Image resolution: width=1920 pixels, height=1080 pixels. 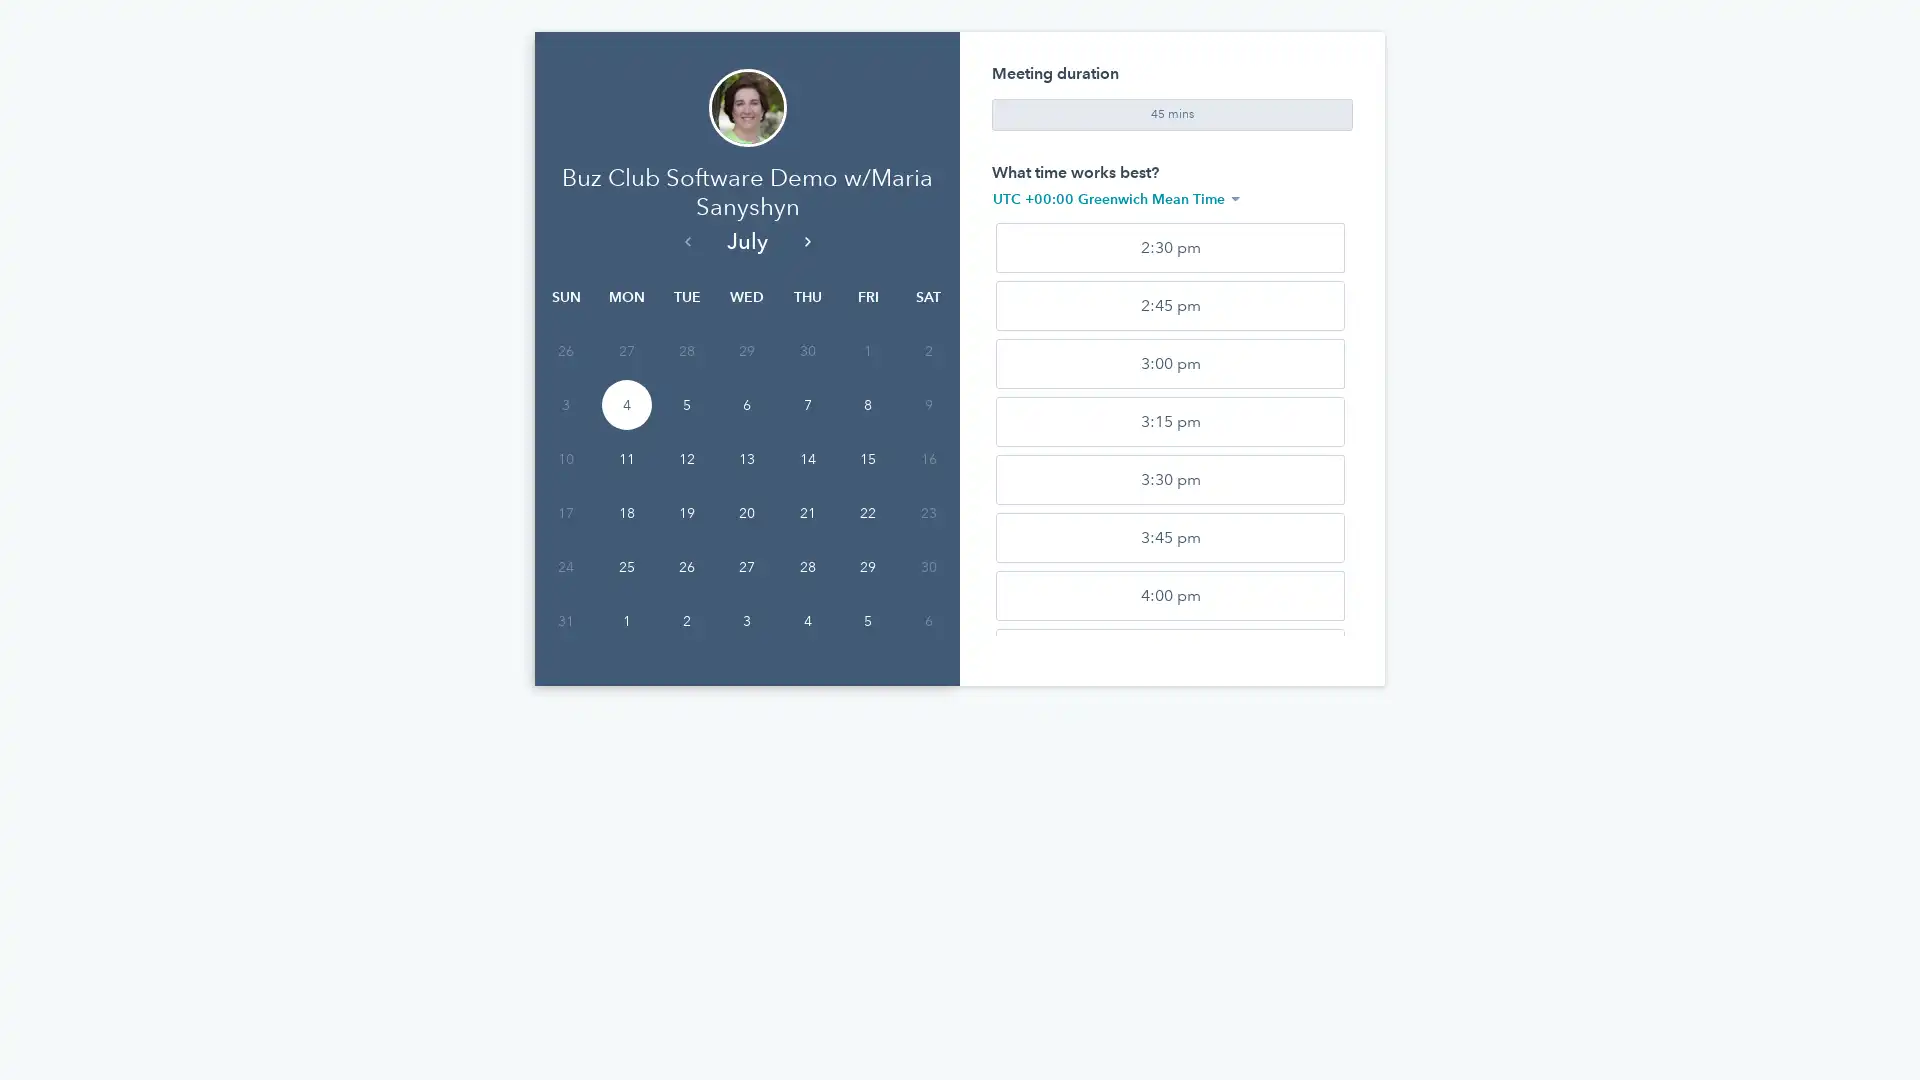 I want to click on July 16th, so click(x=926, y=534).